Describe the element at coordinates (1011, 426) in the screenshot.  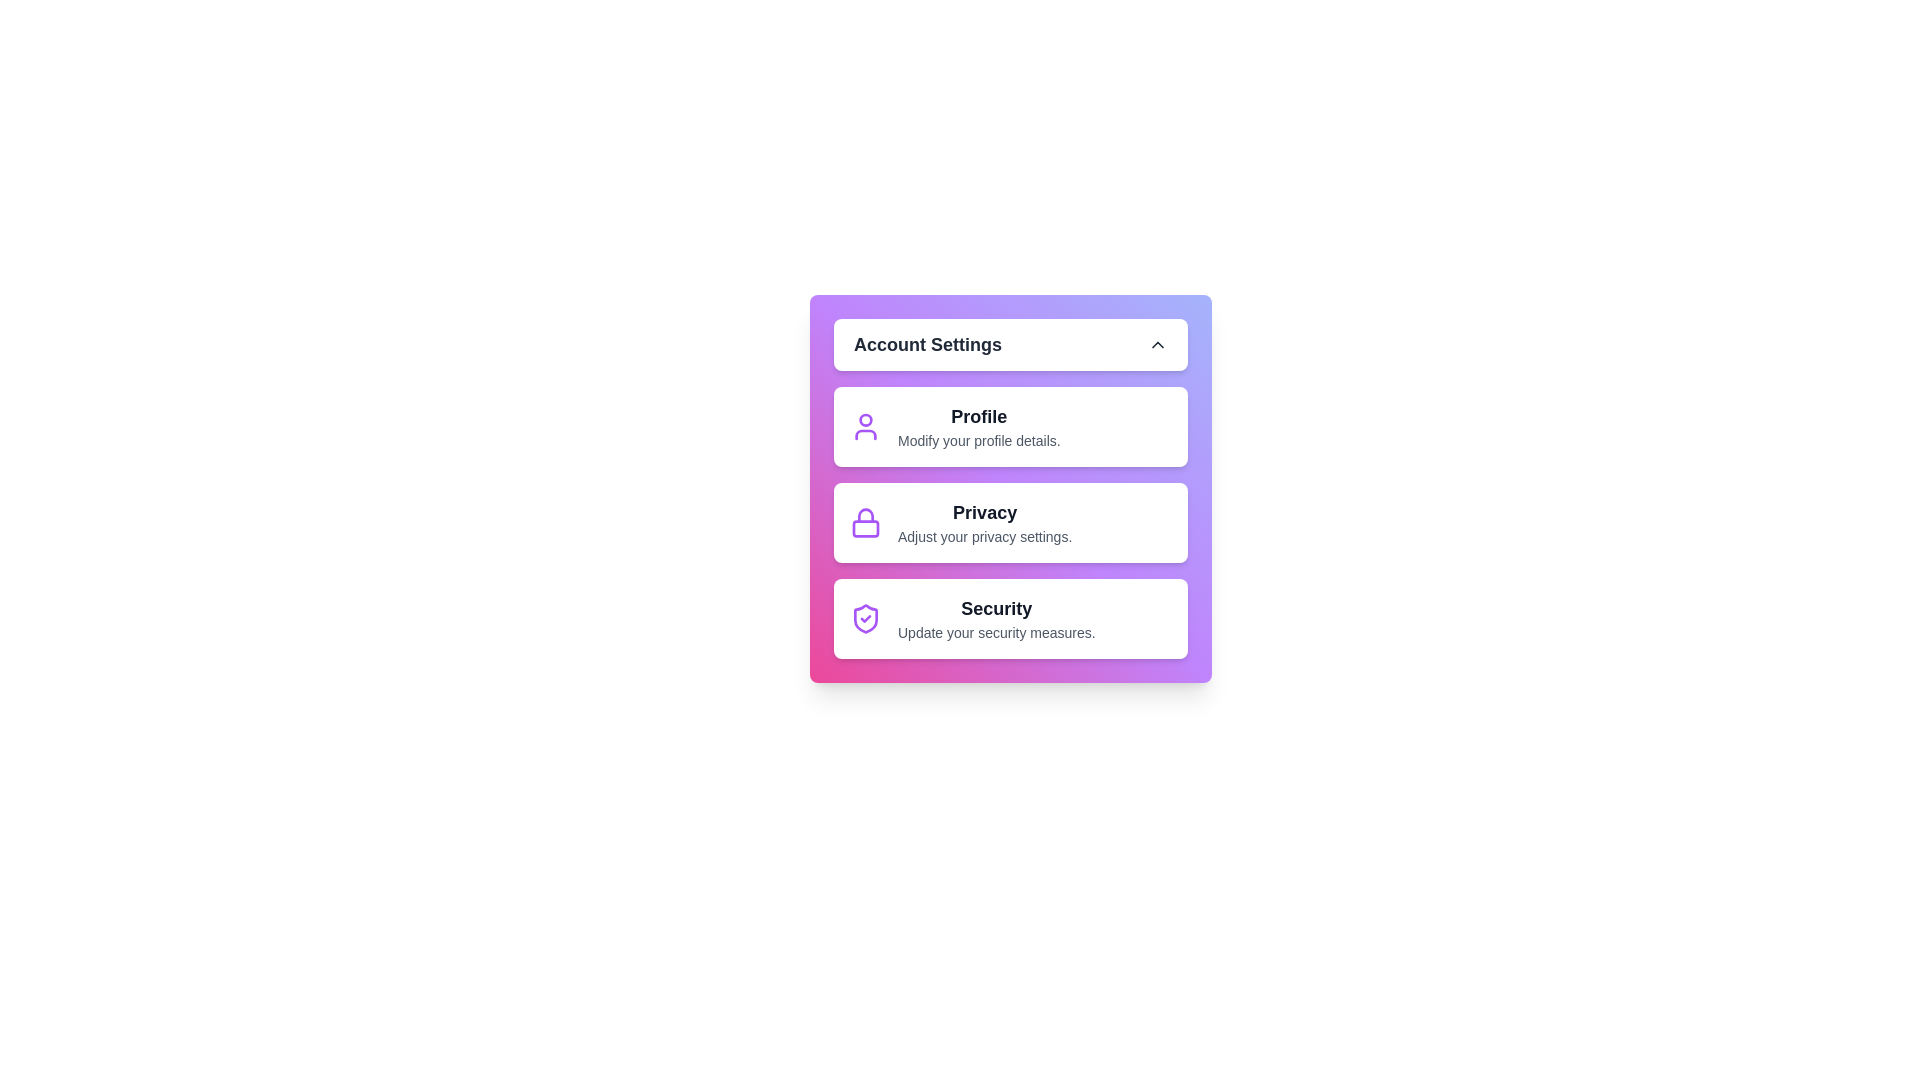
I see `the 'Profile' item to access profile settings` at that location.